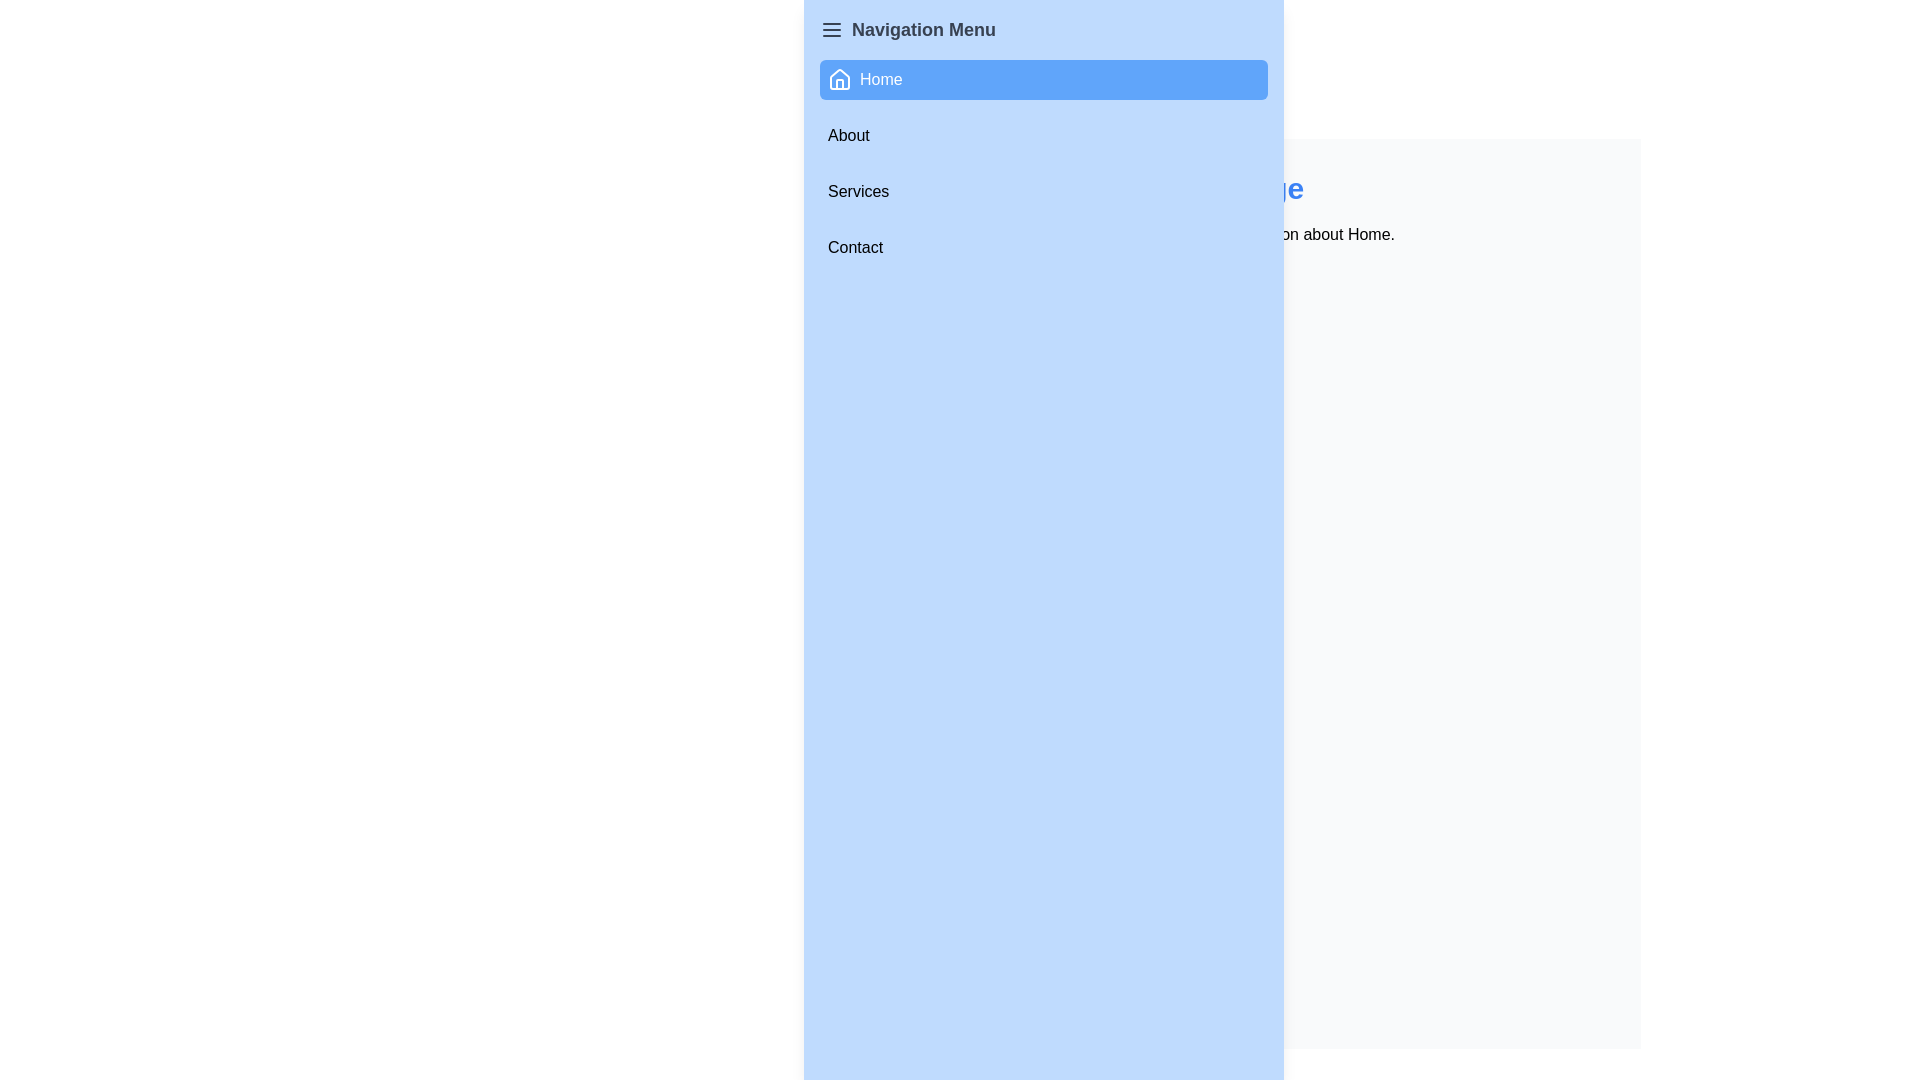  Describe the element at coordinates (831, 30) in the screenshot. I see `the icon located to the left of the 'Navigation Menu' text in the top-left corner of the interface` at that location.